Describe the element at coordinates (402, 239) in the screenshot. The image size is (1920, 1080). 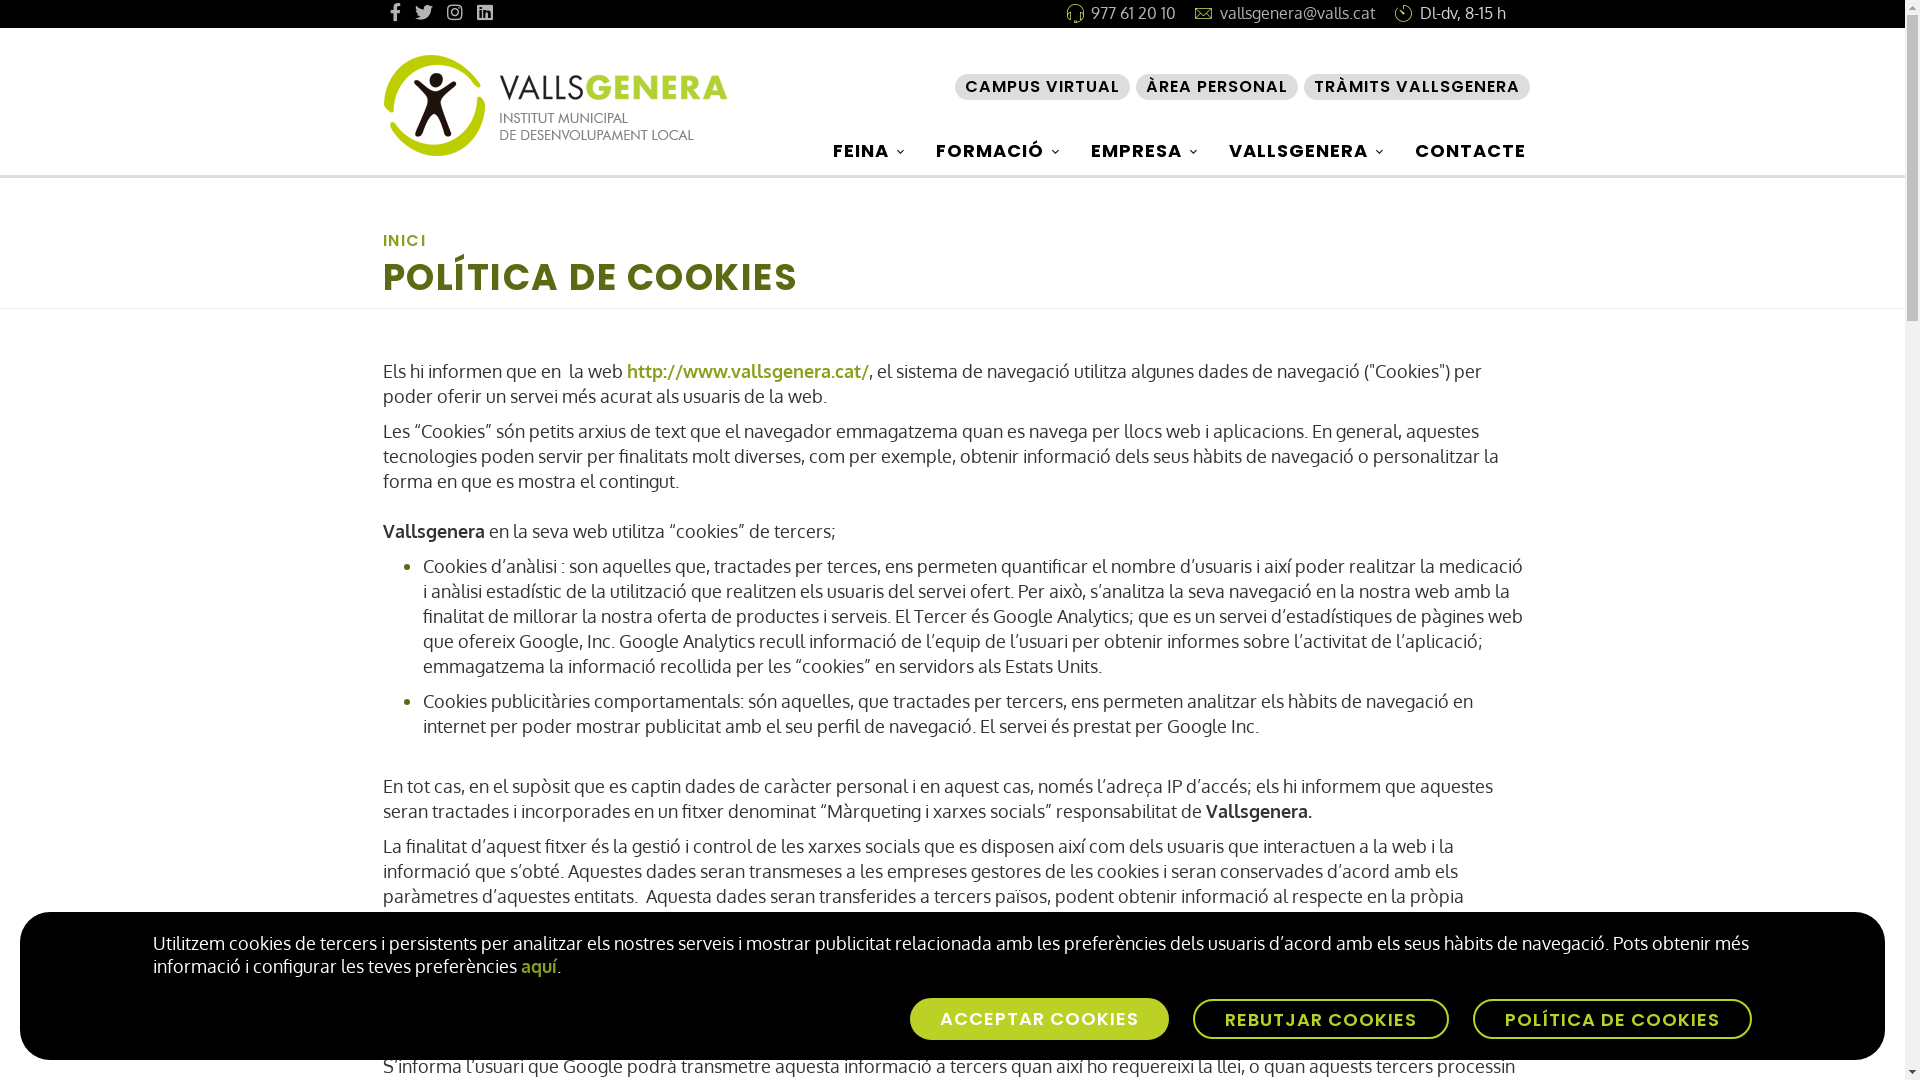
I see `'INICI'` at that location.